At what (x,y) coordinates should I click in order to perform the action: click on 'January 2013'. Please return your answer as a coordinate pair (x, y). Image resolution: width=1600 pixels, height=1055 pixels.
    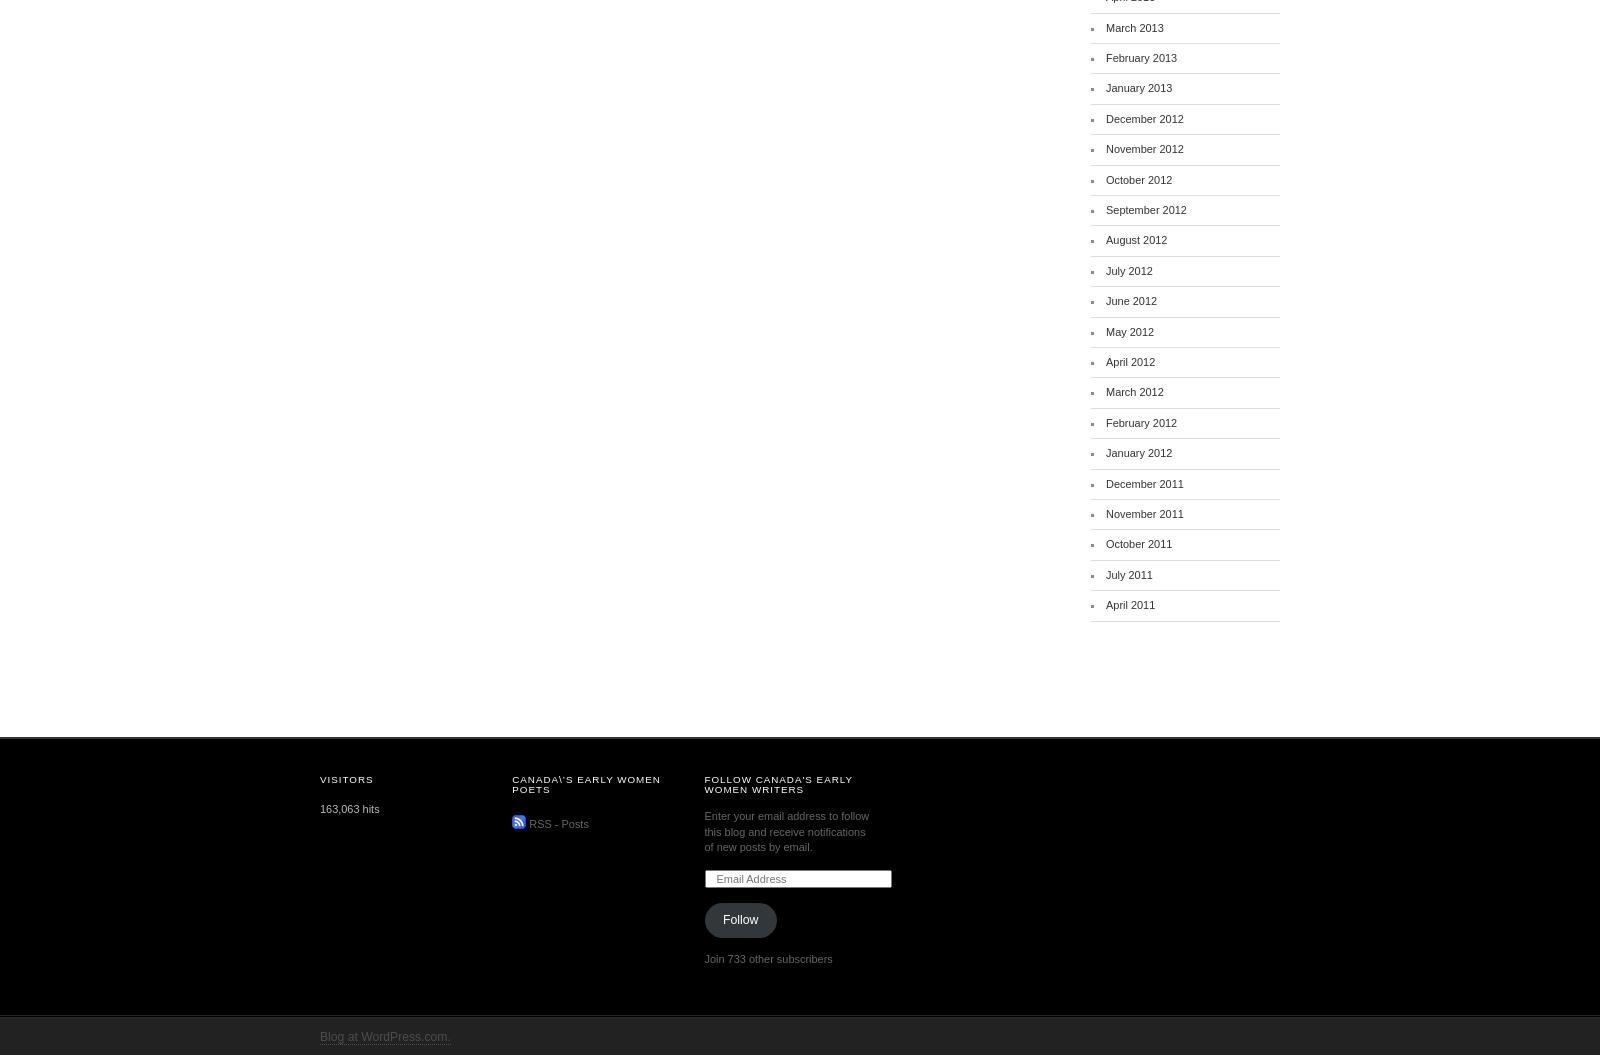
    Looking at the image, I should click on (1139, 86).